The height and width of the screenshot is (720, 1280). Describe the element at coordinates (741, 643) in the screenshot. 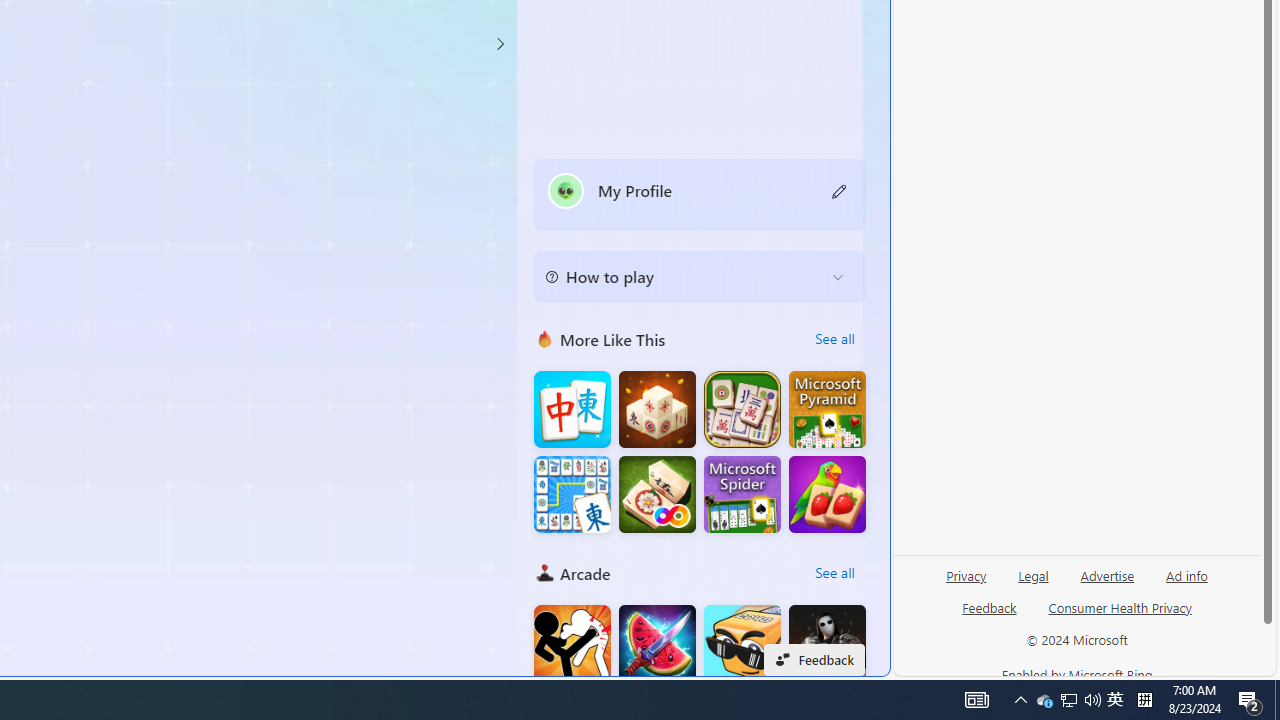

I see `'Cubes2048'` at that location.